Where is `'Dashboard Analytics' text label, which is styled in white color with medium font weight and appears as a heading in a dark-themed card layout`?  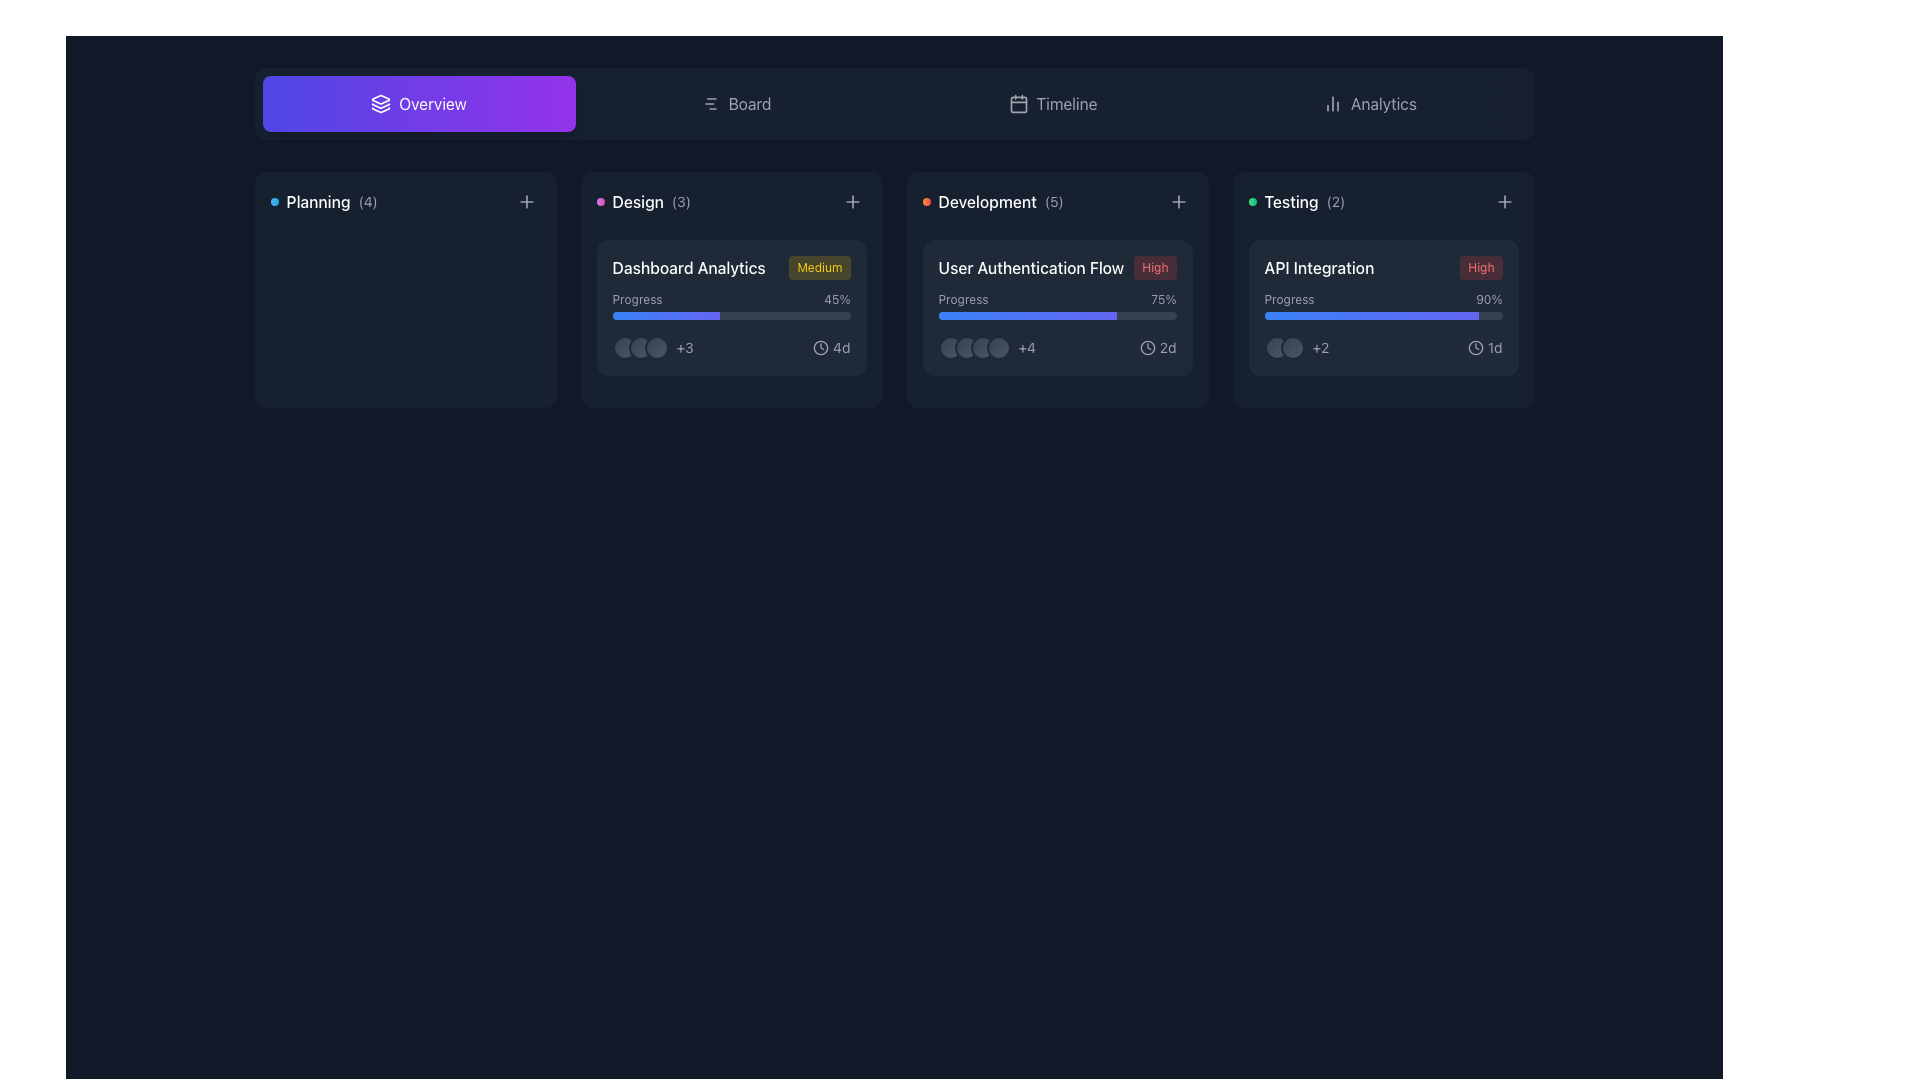 'Dashboard Analytics' text label, which is styled in white color with medium font weight and appears as a heading in a dark-themed card layout is located at coordinates (689, 266).